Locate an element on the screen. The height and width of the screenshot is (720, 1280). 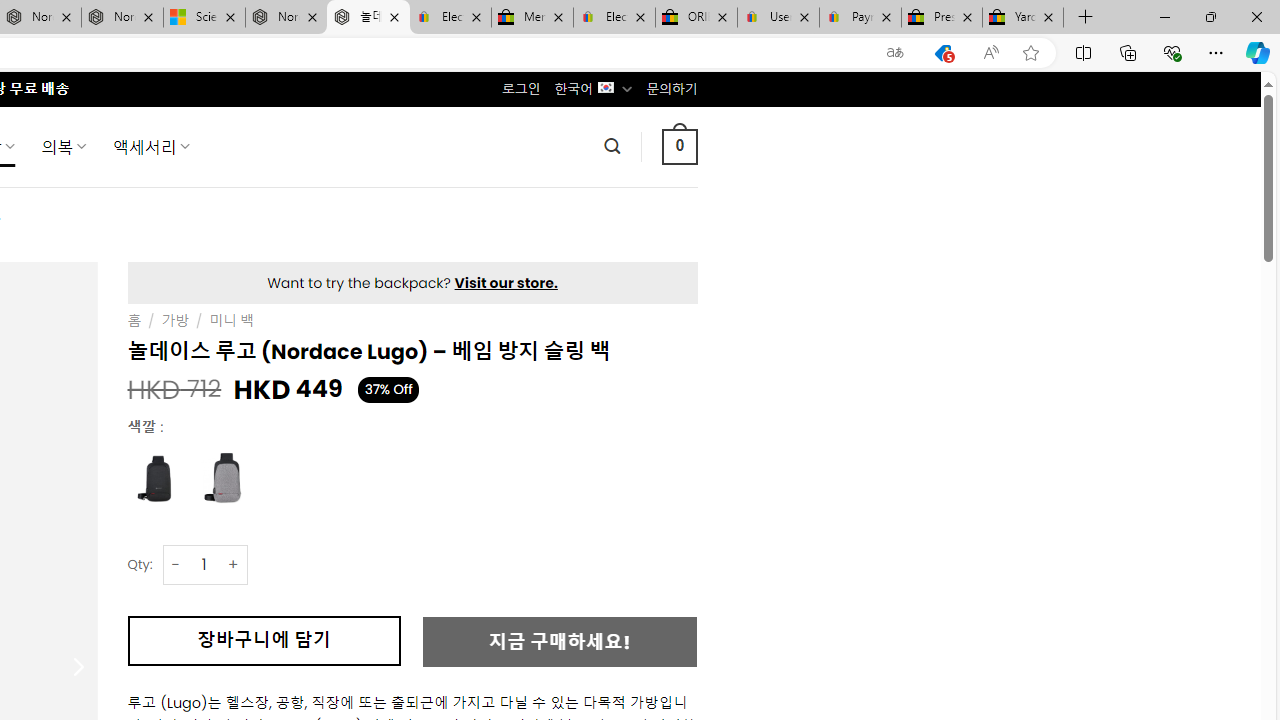
'You have the best price!' is located at coordinates (942, 52).